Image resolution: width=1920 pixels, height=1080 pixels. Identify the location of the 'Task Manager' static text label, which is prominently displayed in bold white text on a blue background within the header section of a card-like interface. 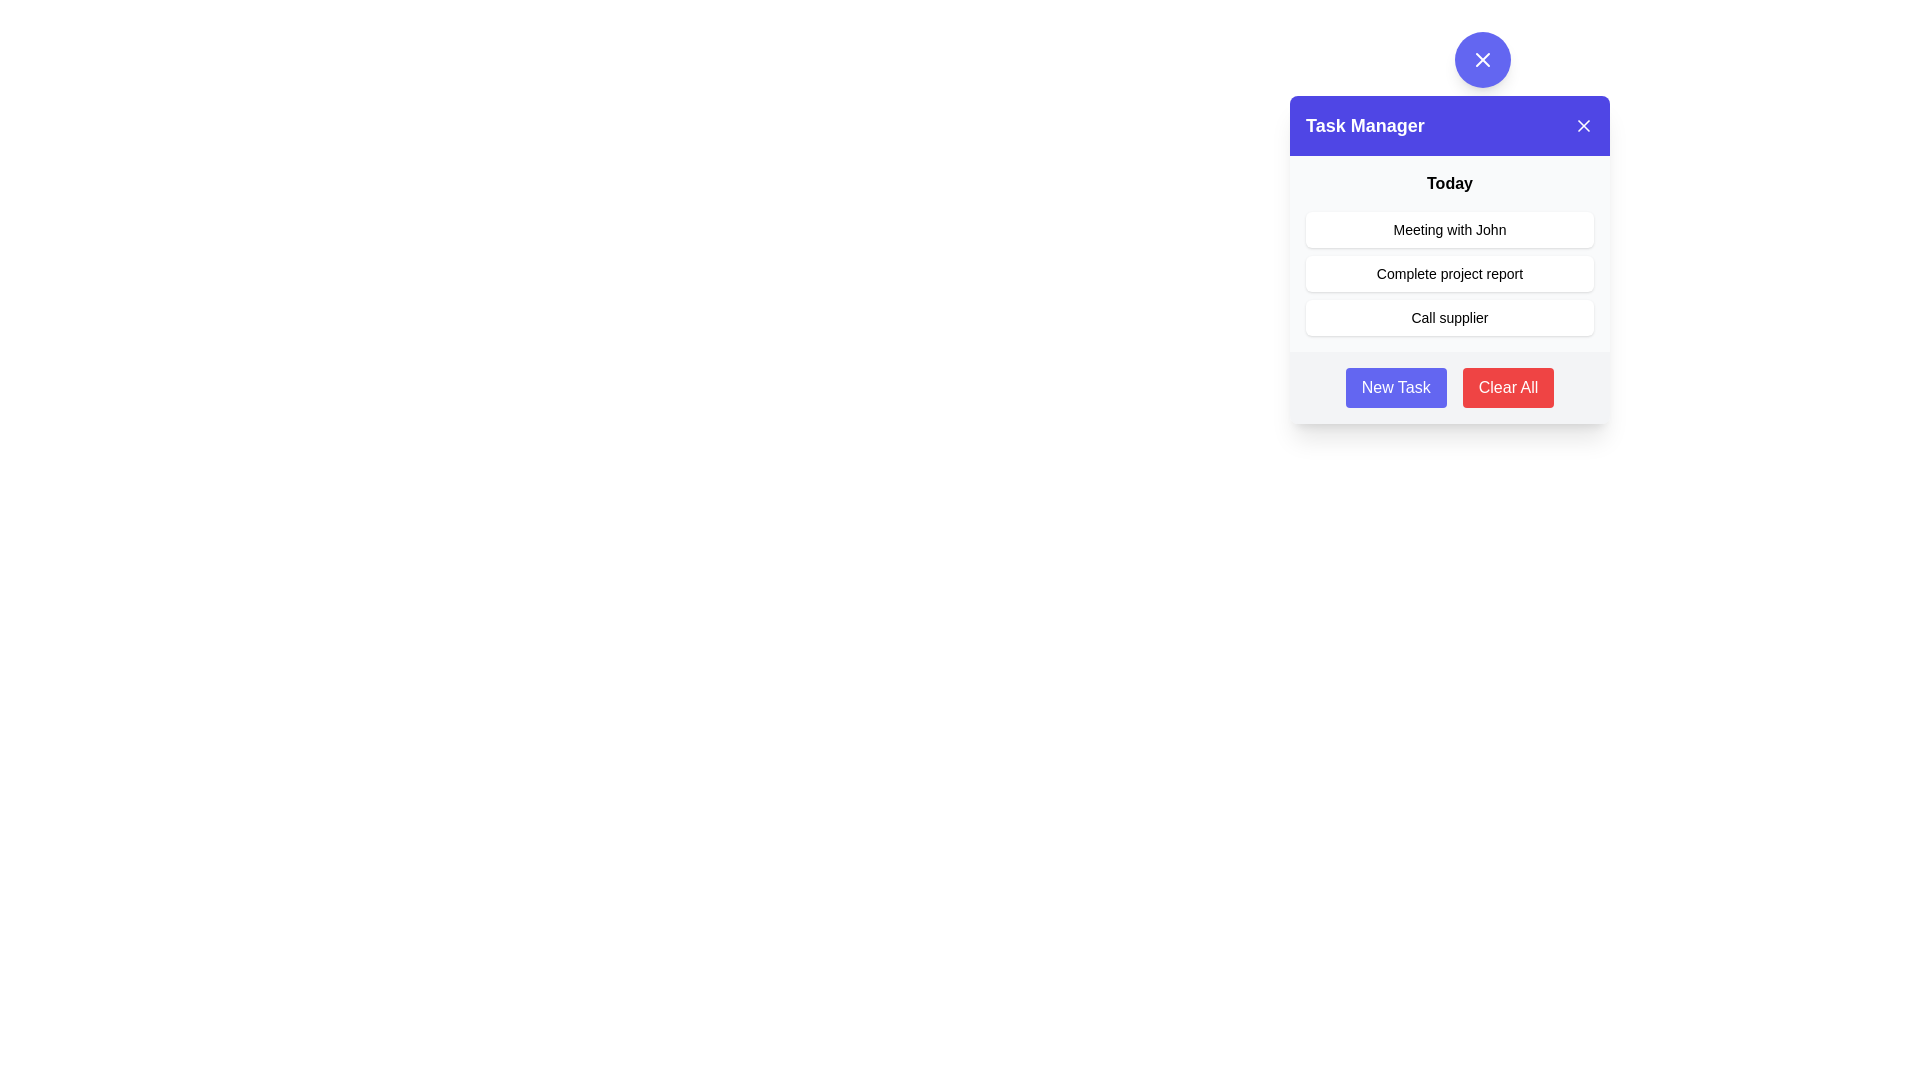
(1364, 126).